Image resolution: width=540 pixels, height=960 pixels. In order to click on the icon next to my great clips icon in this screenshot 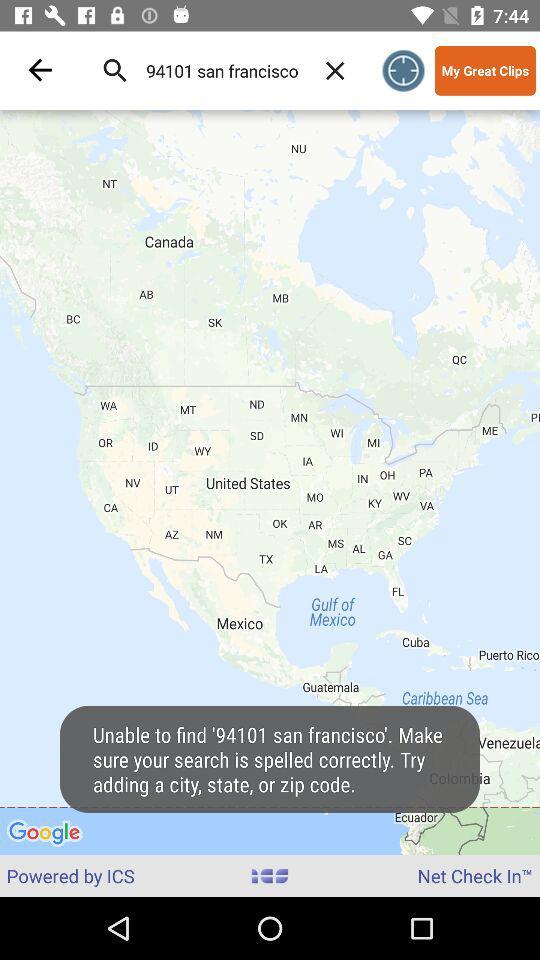, I will do `click(403, 70)`.